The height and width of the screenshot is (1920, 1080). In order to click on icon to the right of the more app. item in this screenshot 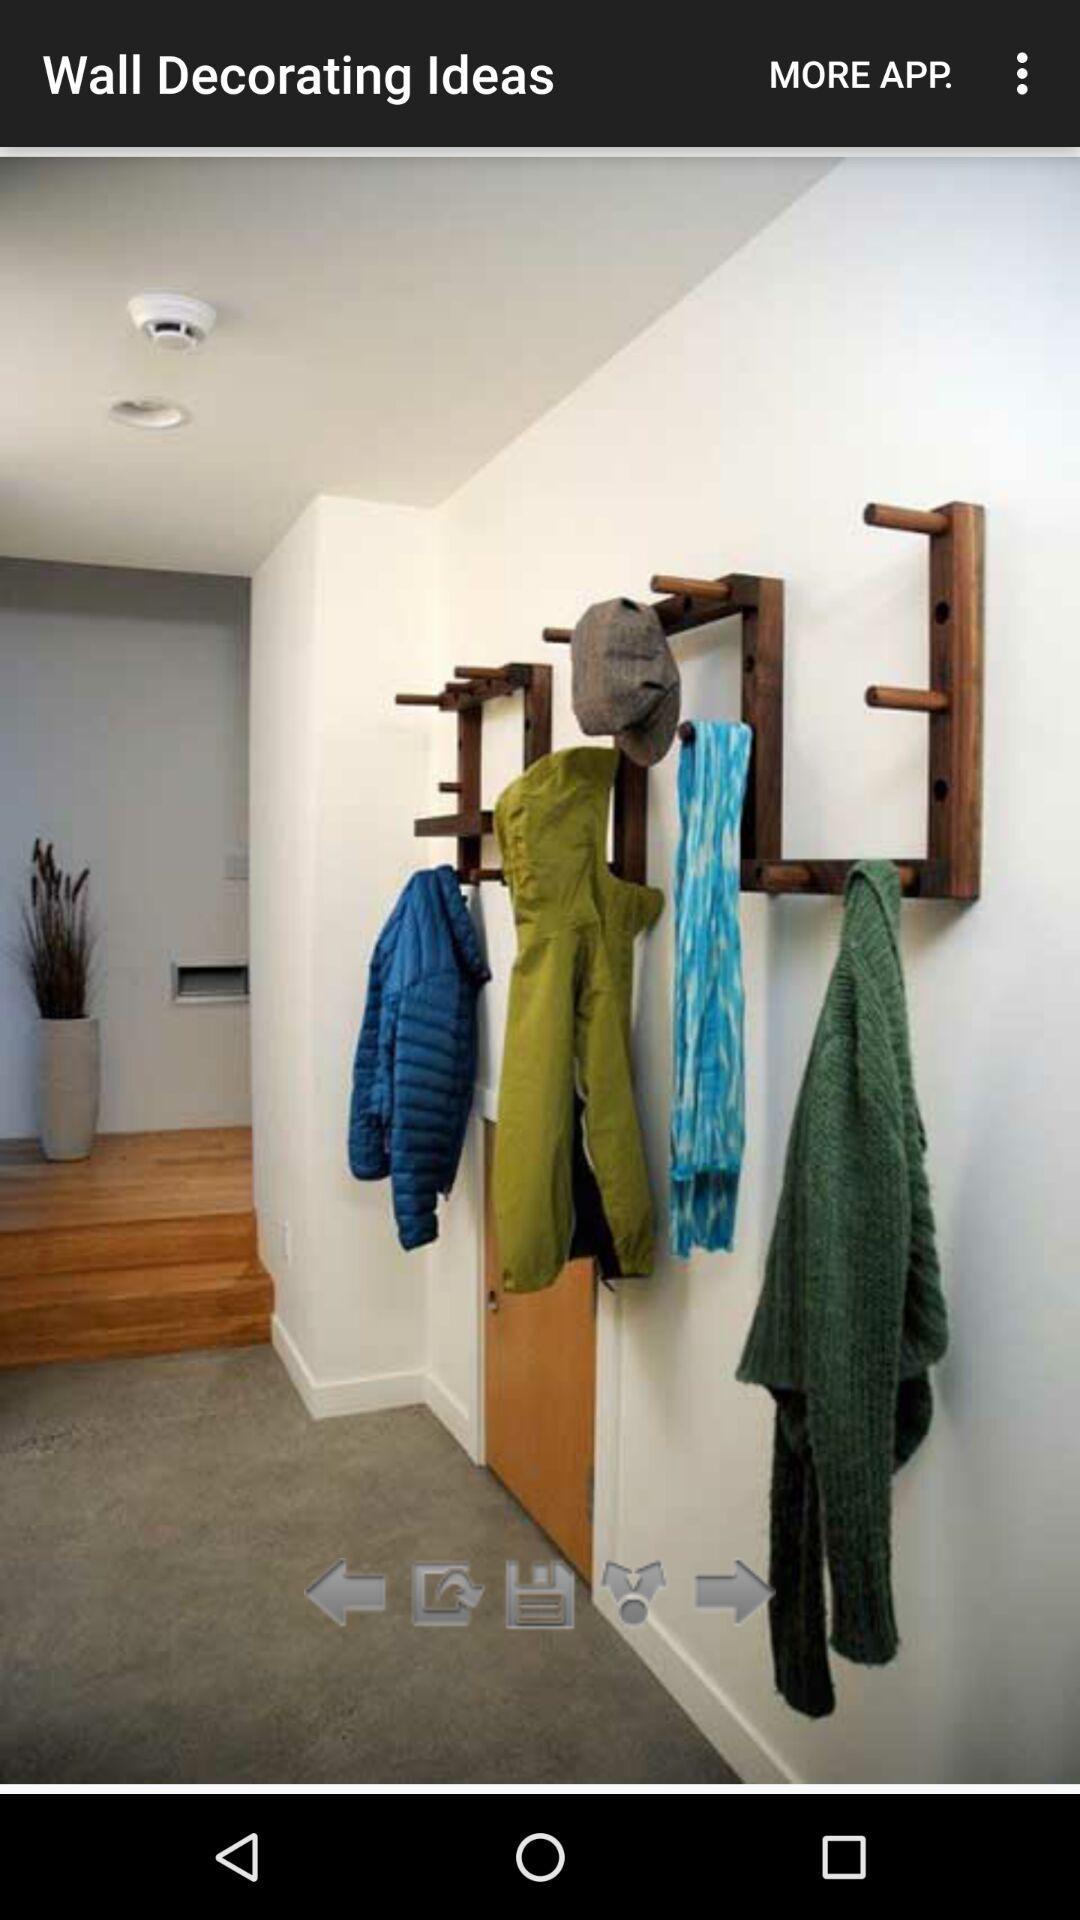, I will do `click(1027, 73)`.